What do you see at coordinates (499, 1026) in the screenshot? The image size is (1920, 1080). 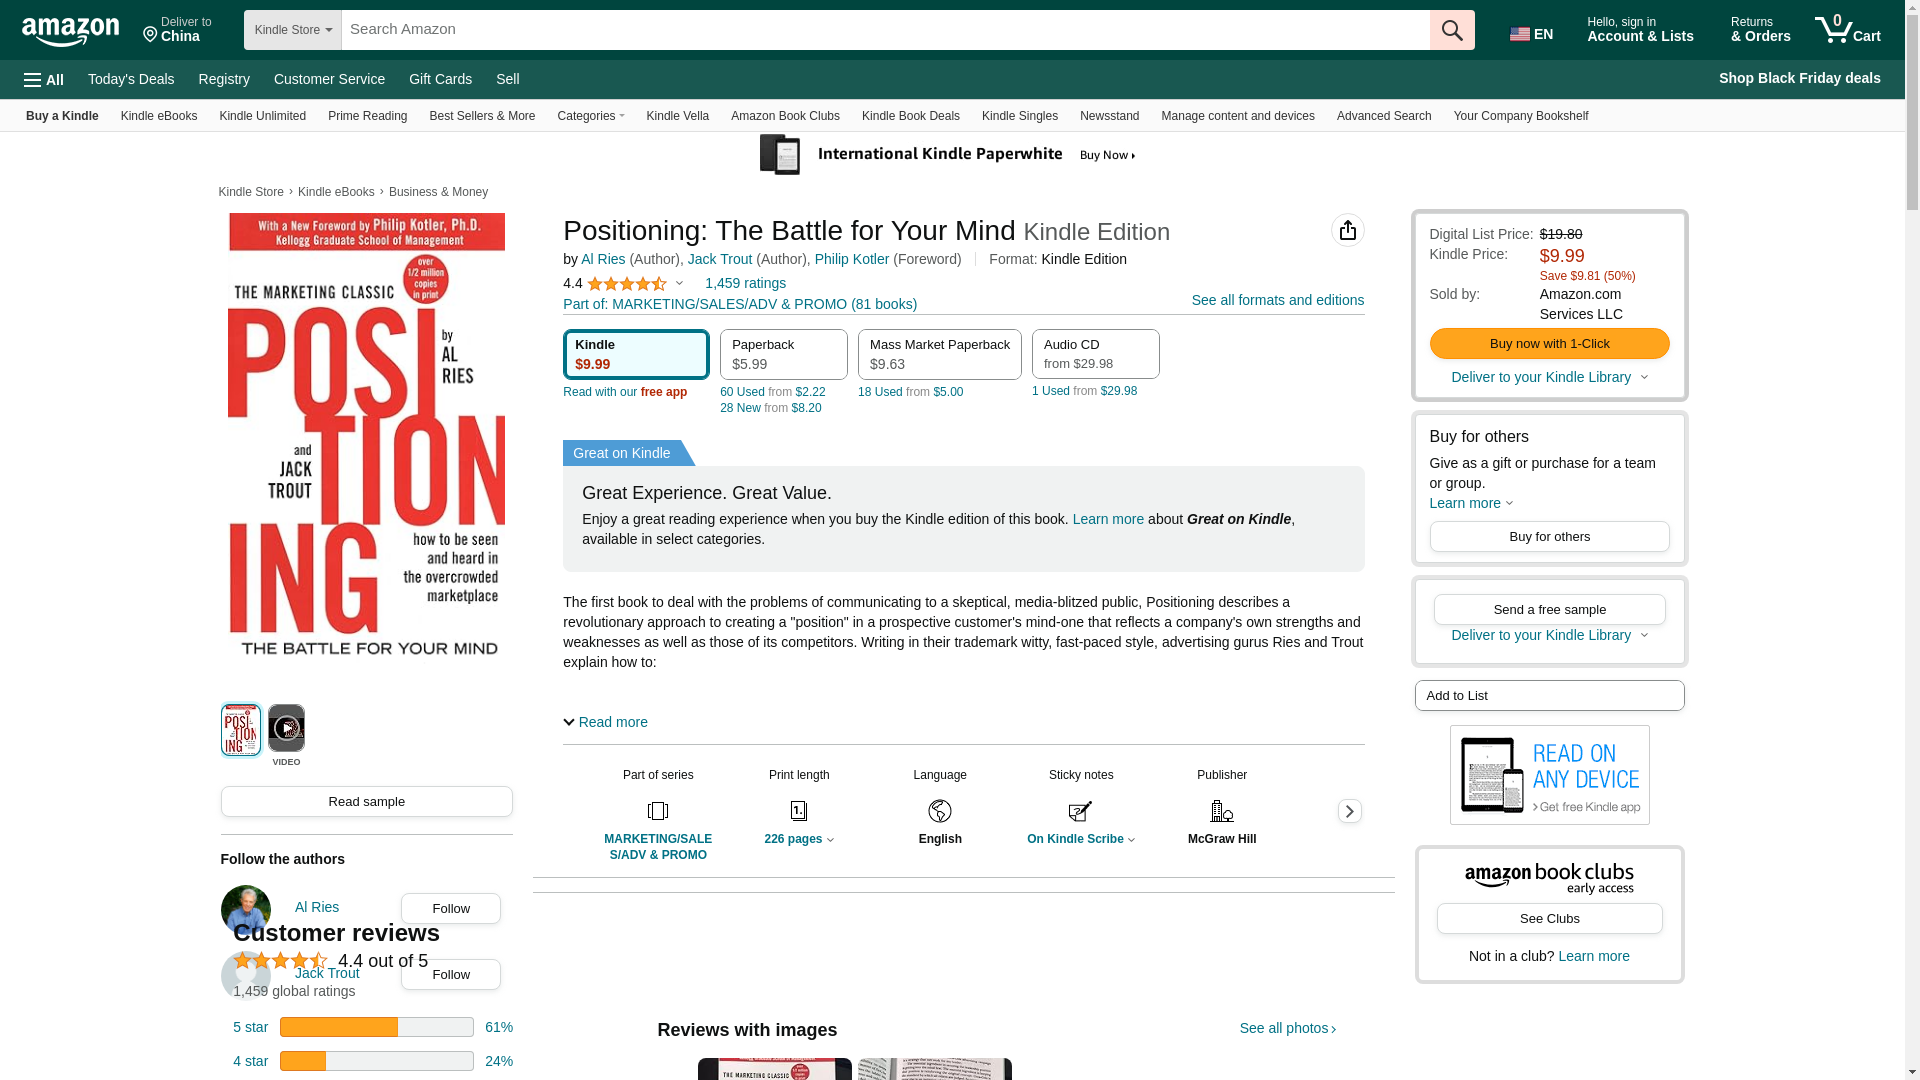 I see `'61%'` at bounding box center [499, 1026].